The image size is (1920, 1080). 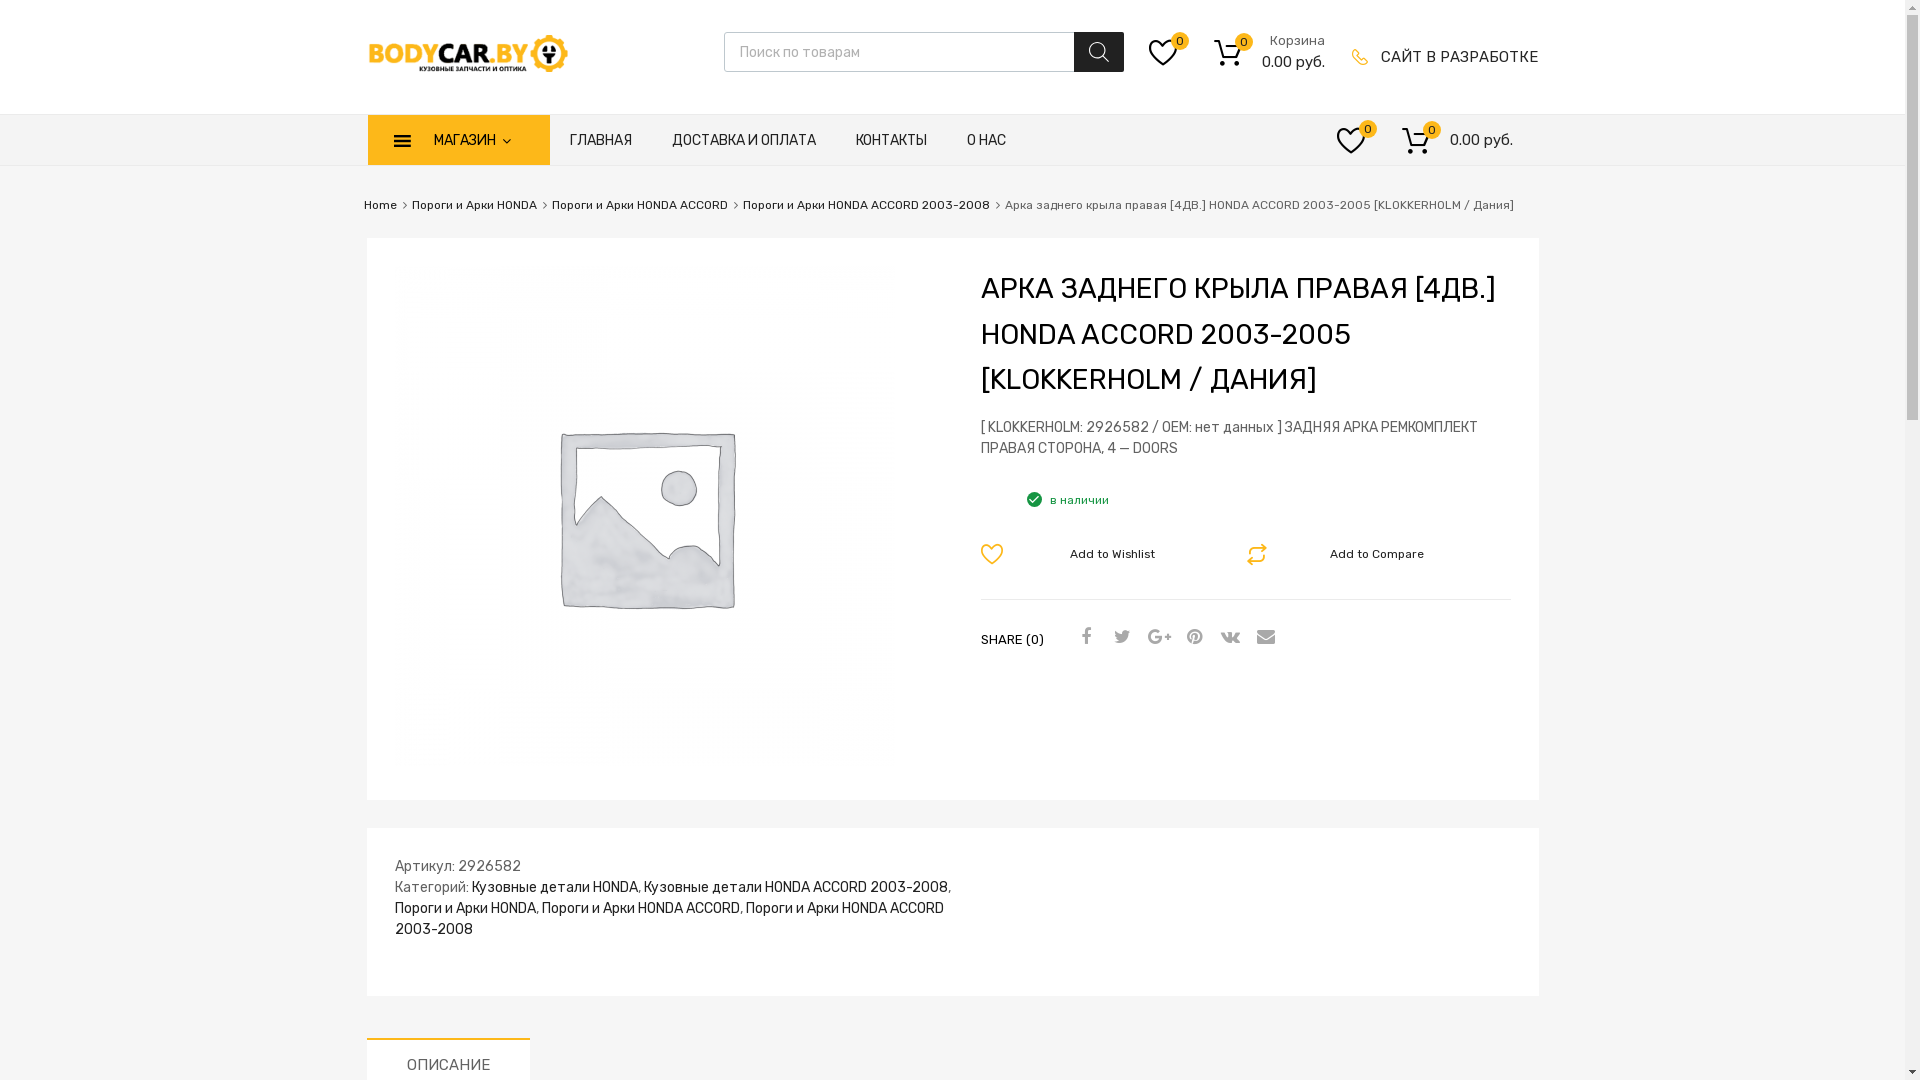 What do you see at coordinates (1364, 554) in the screenshot?
I see `'Add to Compare'` at bounding box center [1364, 554].